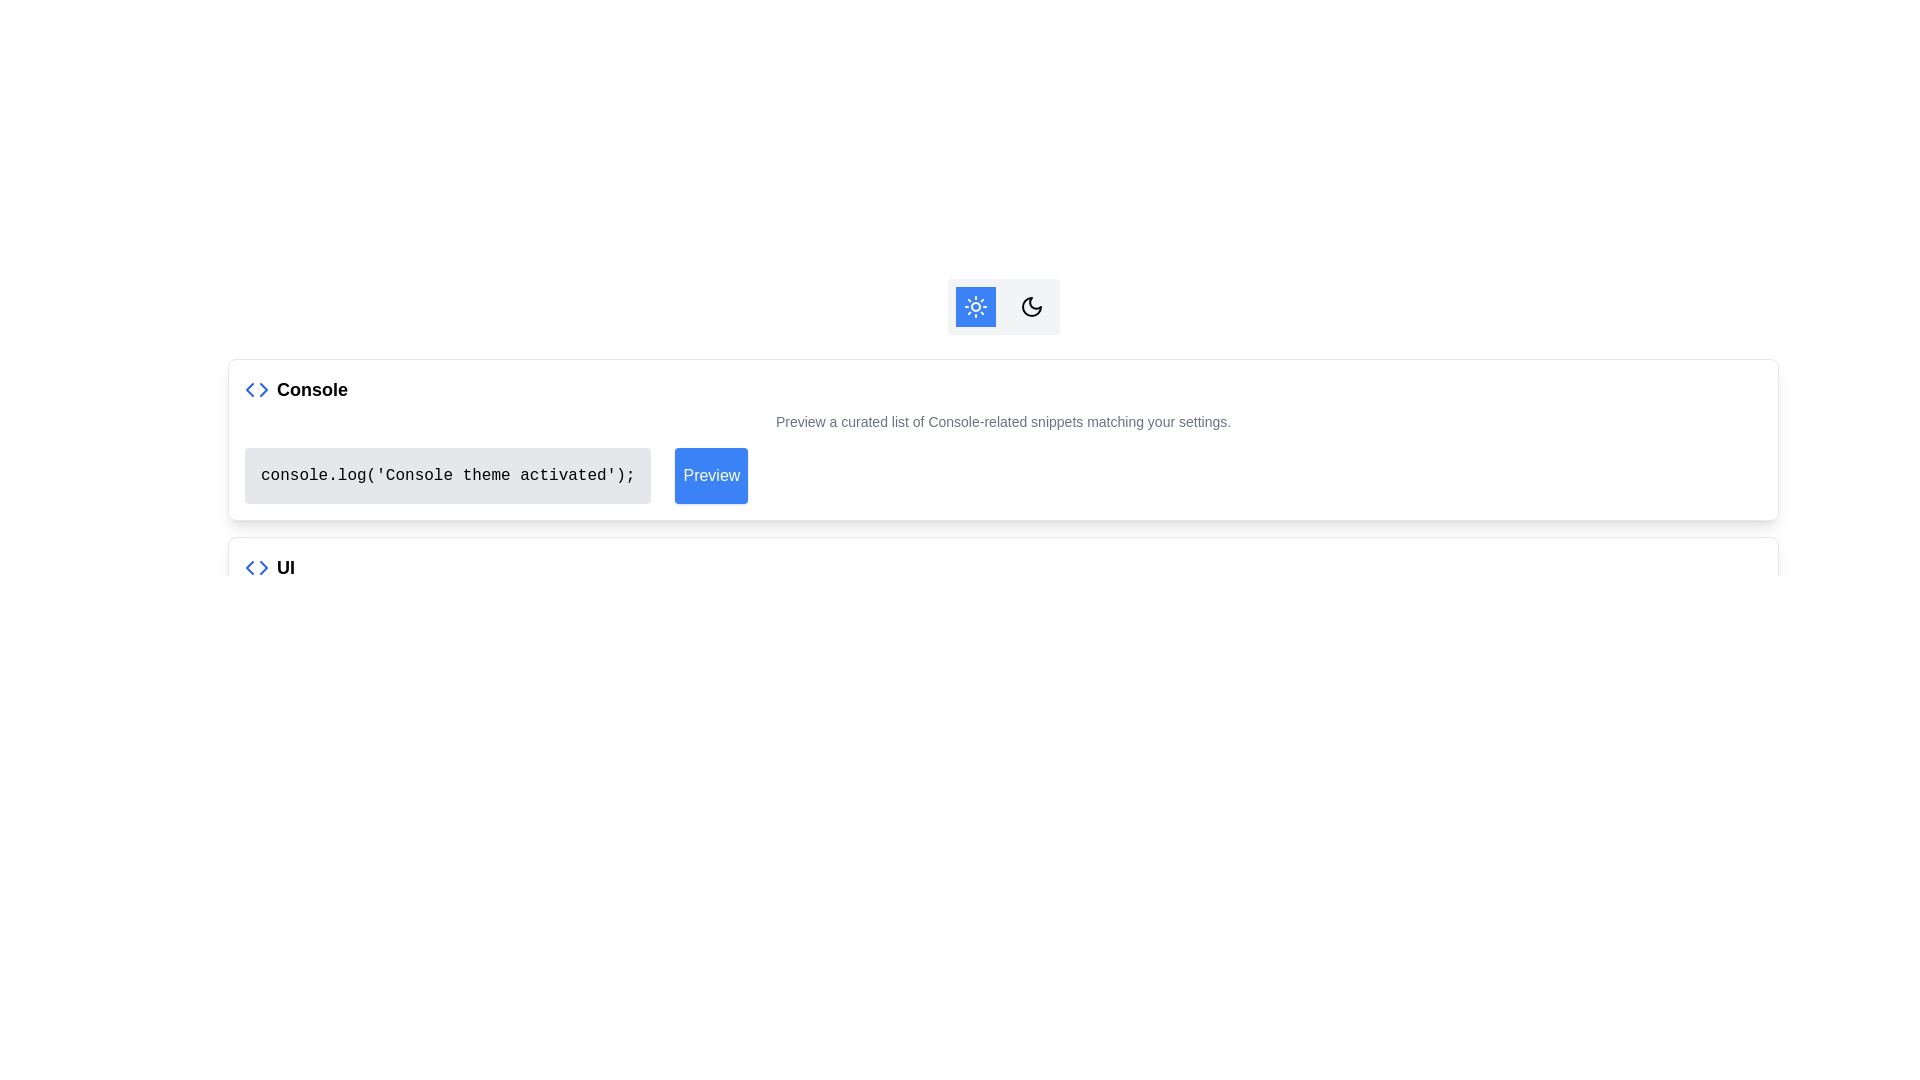  What do you see at coordinates (1031, 307) in the screenshot?
I see `the moon icon button located in the top-center section of the interface` at bounding box center [1031, 307].